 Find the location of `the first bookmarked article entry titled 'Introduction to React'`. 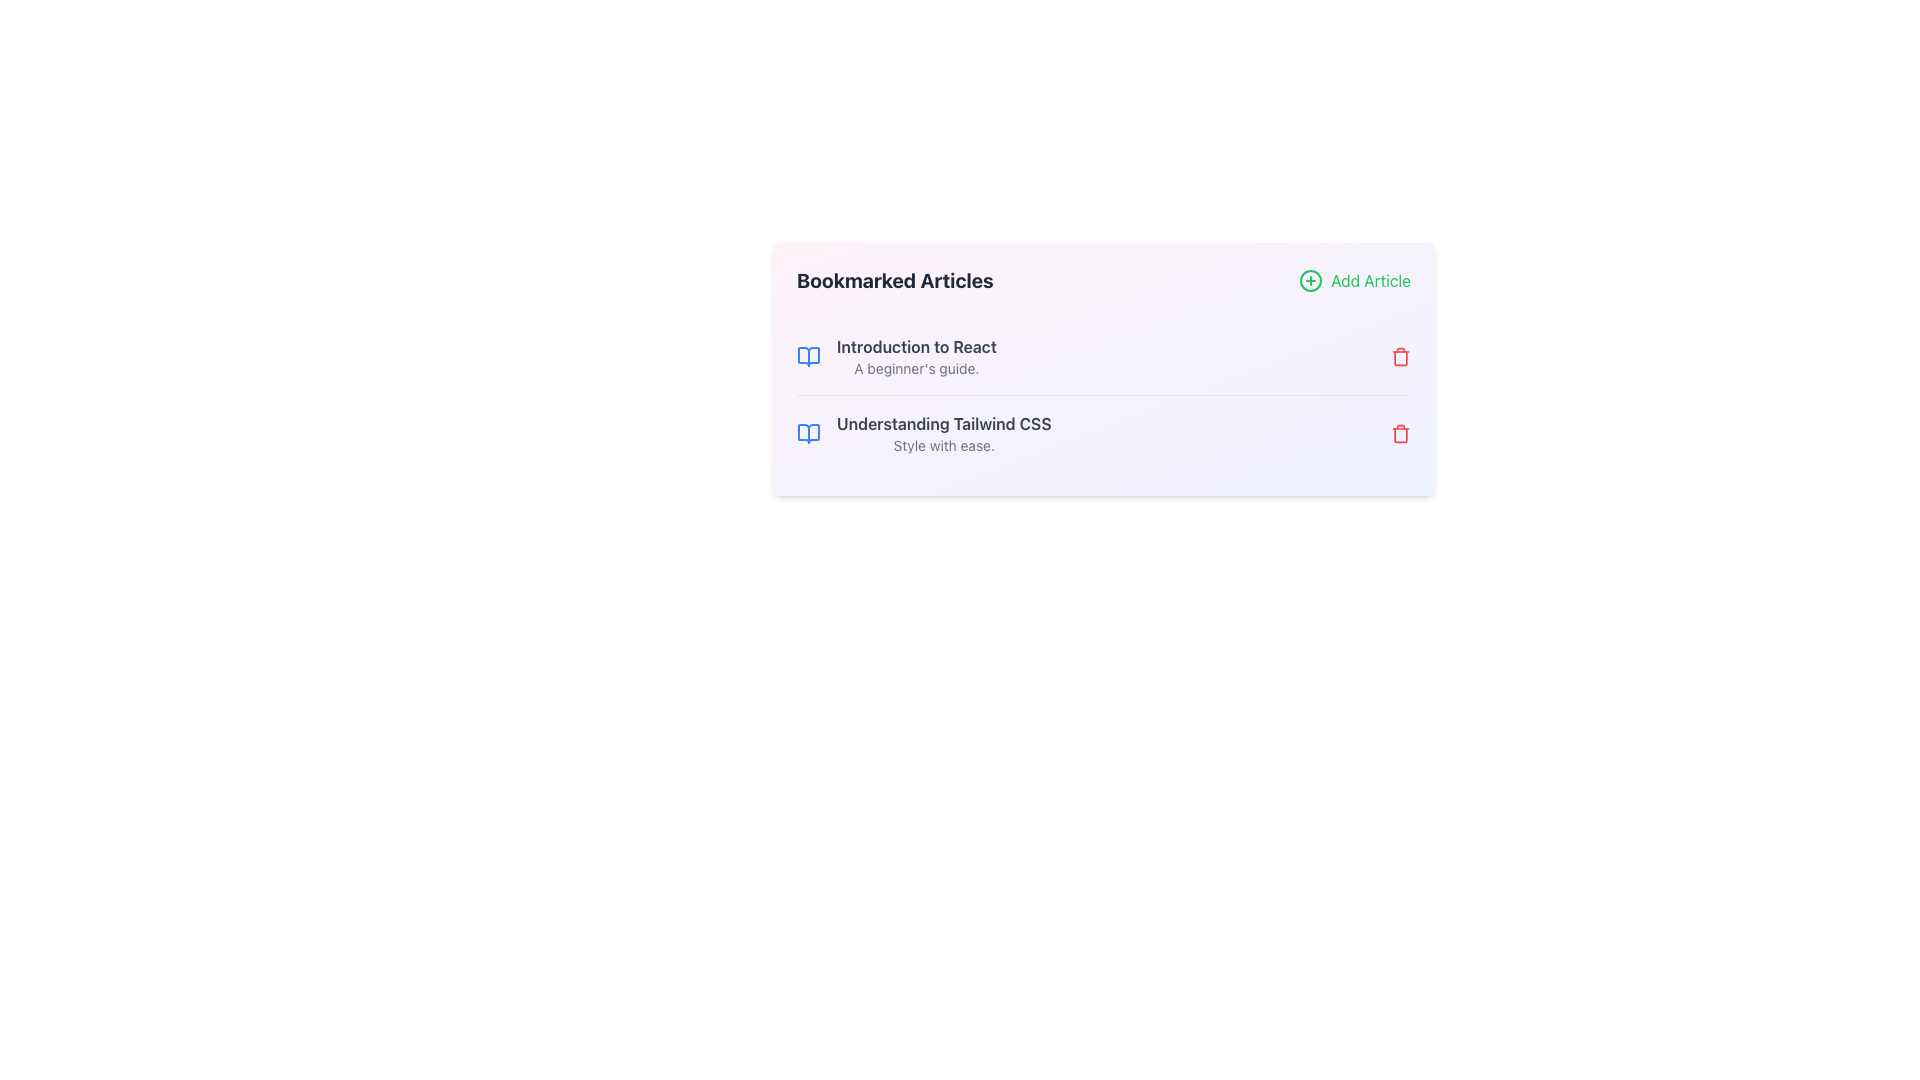

the first bookmarked article entry titled 'Introduction to React' is located at coordinates (895, 356).